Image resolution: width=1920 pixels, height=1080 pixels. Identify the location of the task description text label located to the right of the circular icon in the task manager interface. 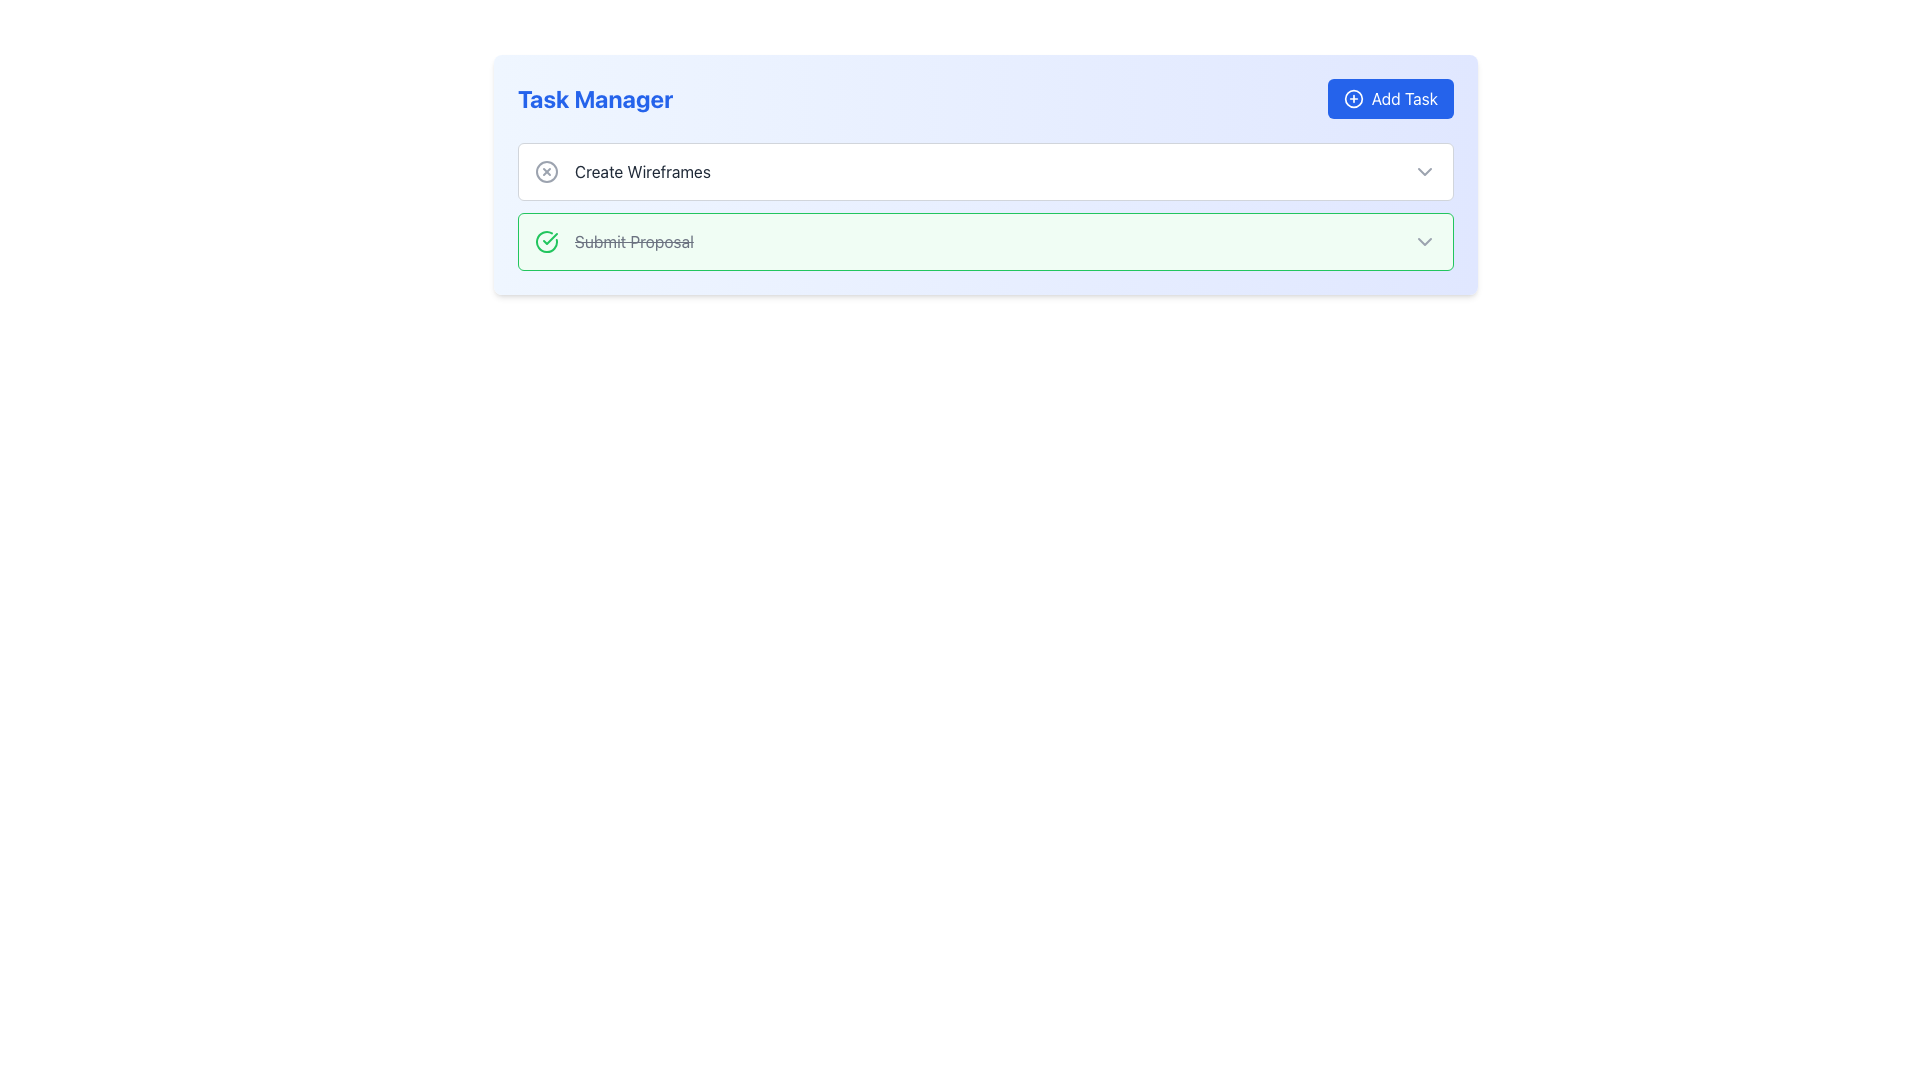
(643, 171).